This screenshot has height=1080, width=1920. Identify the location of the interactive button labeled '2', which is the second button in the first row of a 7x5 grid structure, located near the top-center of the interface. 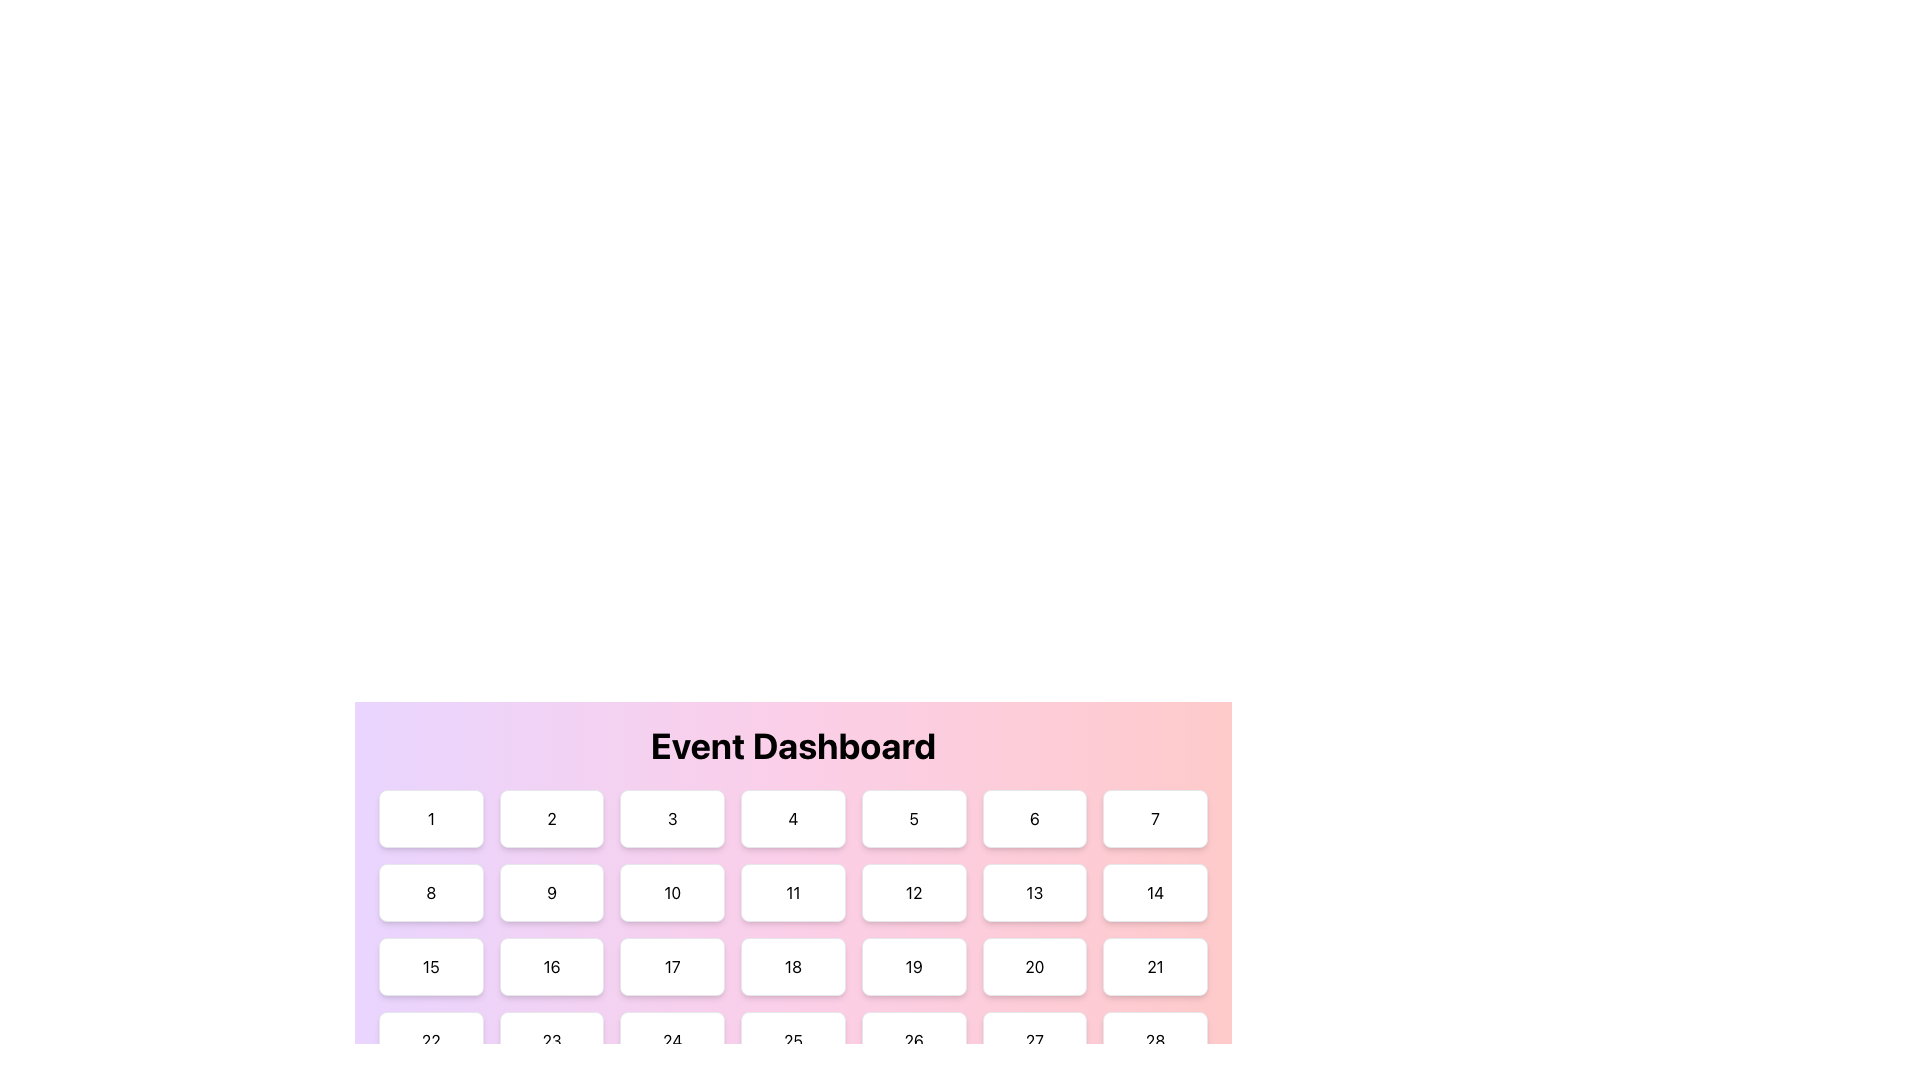
(552, 818).